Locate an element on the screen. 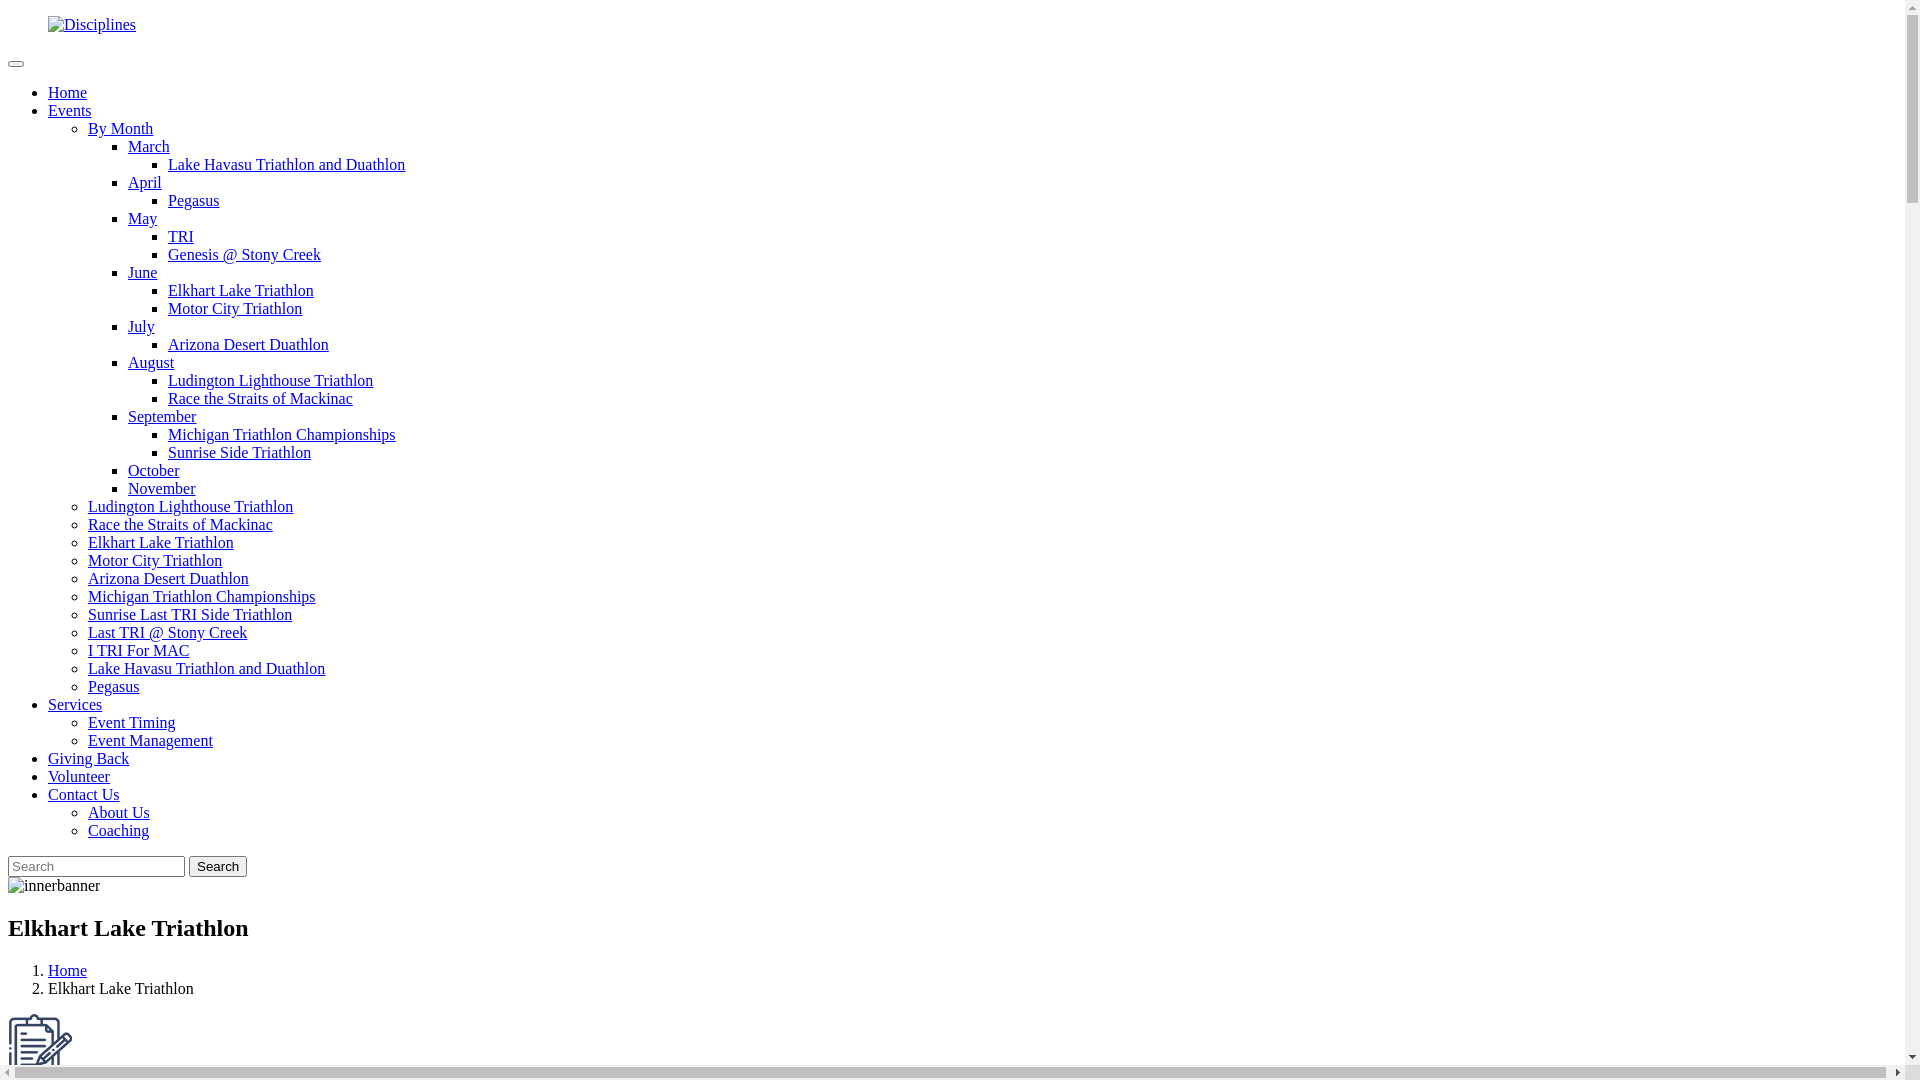 This screenshot has height=1080, width=1920. 'By Month' is located at coordinates (119, 128).